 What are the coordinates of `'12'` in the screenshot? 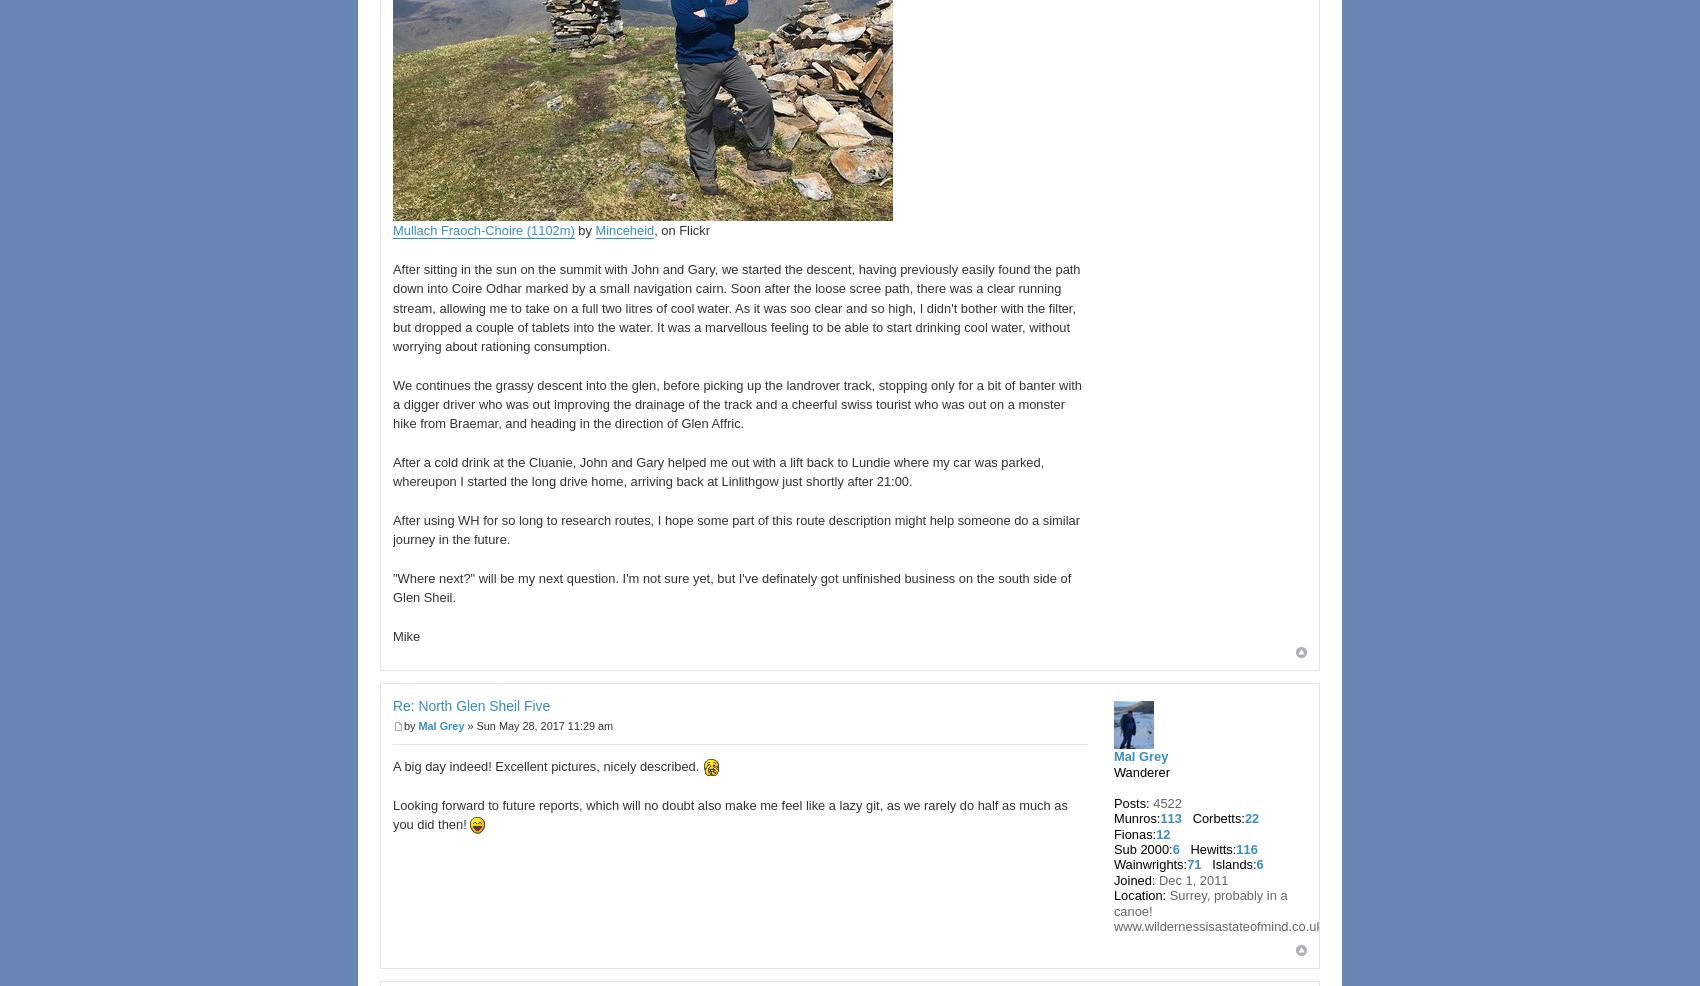 It's located at (1162, 832).